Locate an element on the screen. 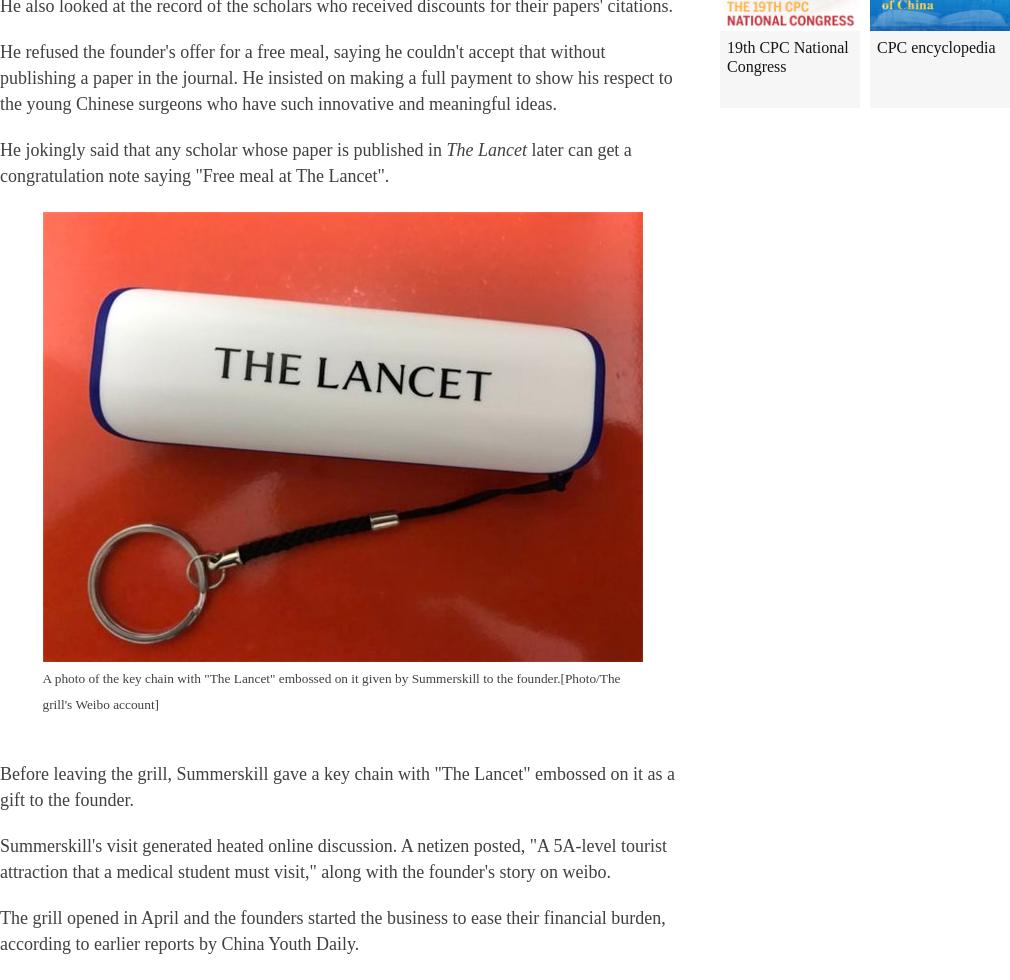 Image resolution: width=1010 pixels, height=980 pixels. '19th CPC National Congress' is located at coordinates (725, 57).